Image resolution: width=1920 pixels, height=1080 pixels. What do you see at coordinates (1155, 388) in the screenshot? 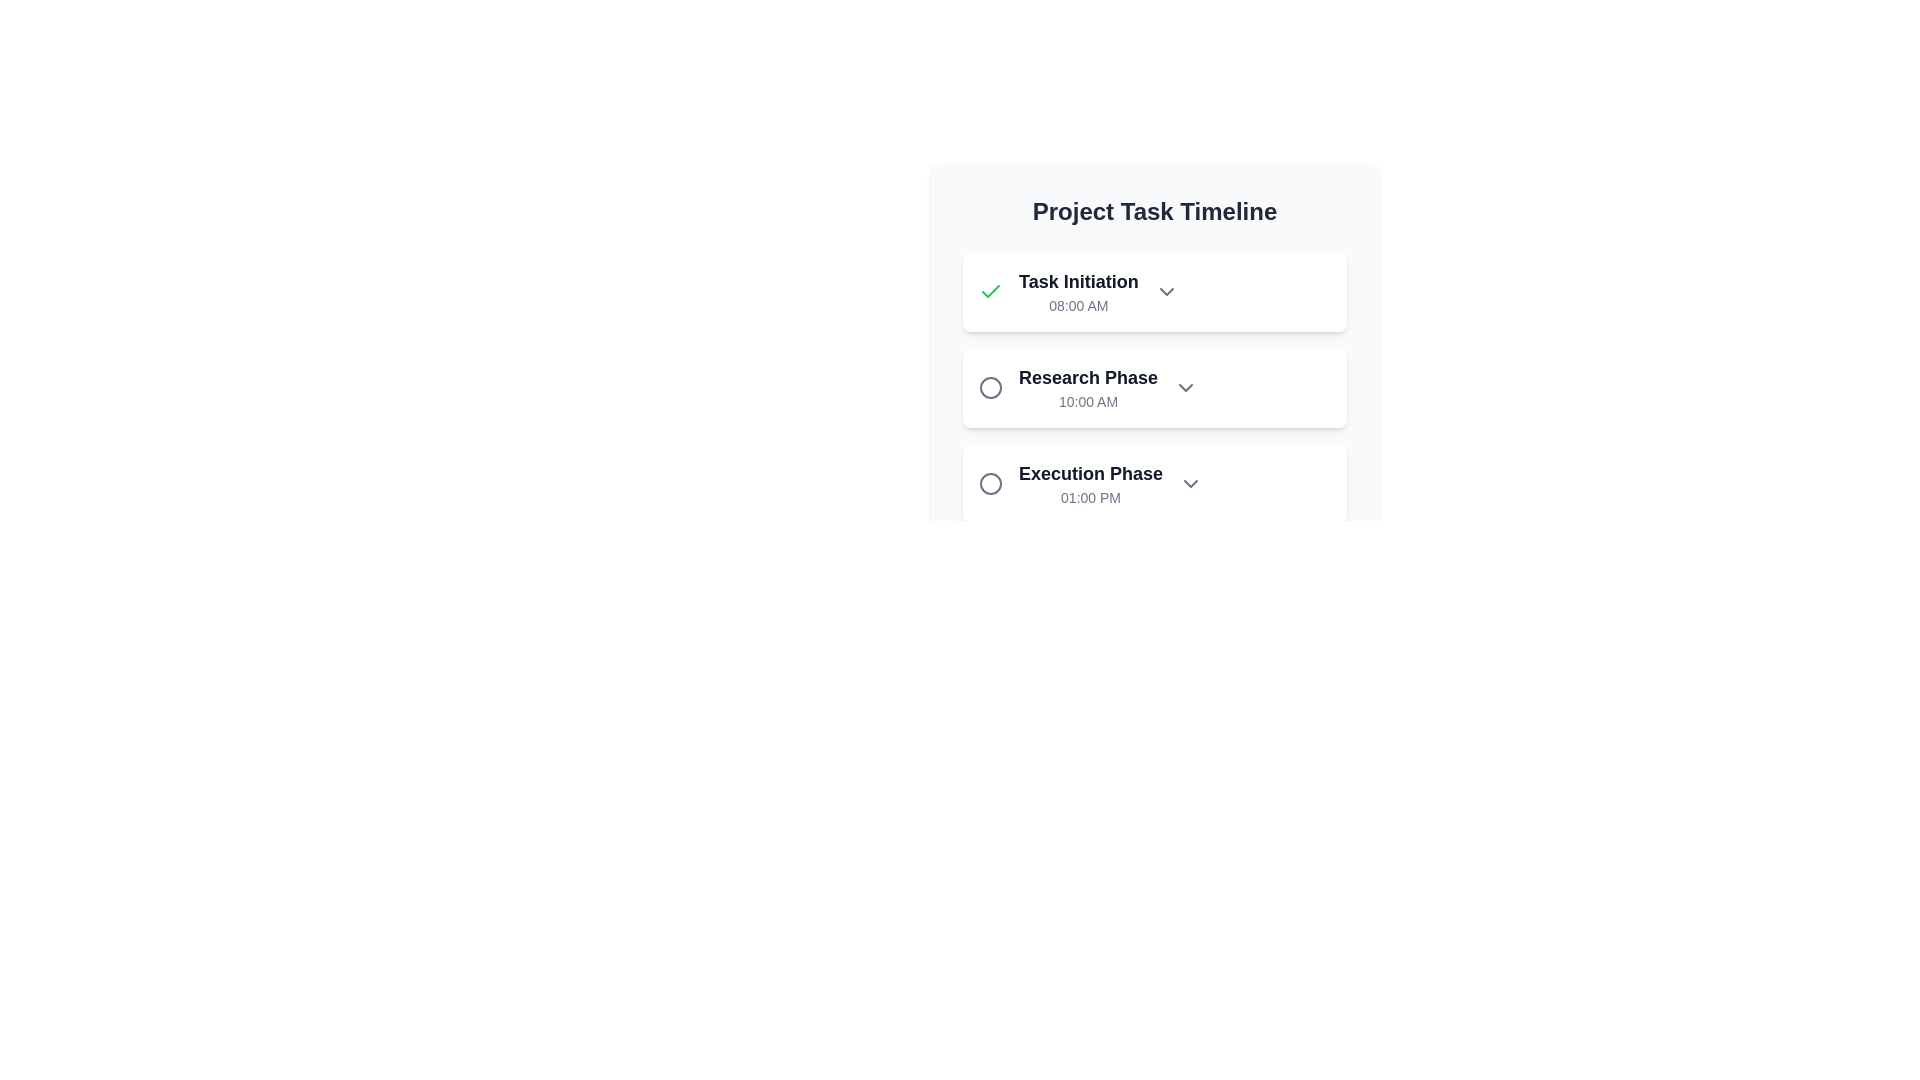
I see `the second list item labeled 'Research Phase' in the 'Project Task Timeline' section` at bounding box center [1155, 388].